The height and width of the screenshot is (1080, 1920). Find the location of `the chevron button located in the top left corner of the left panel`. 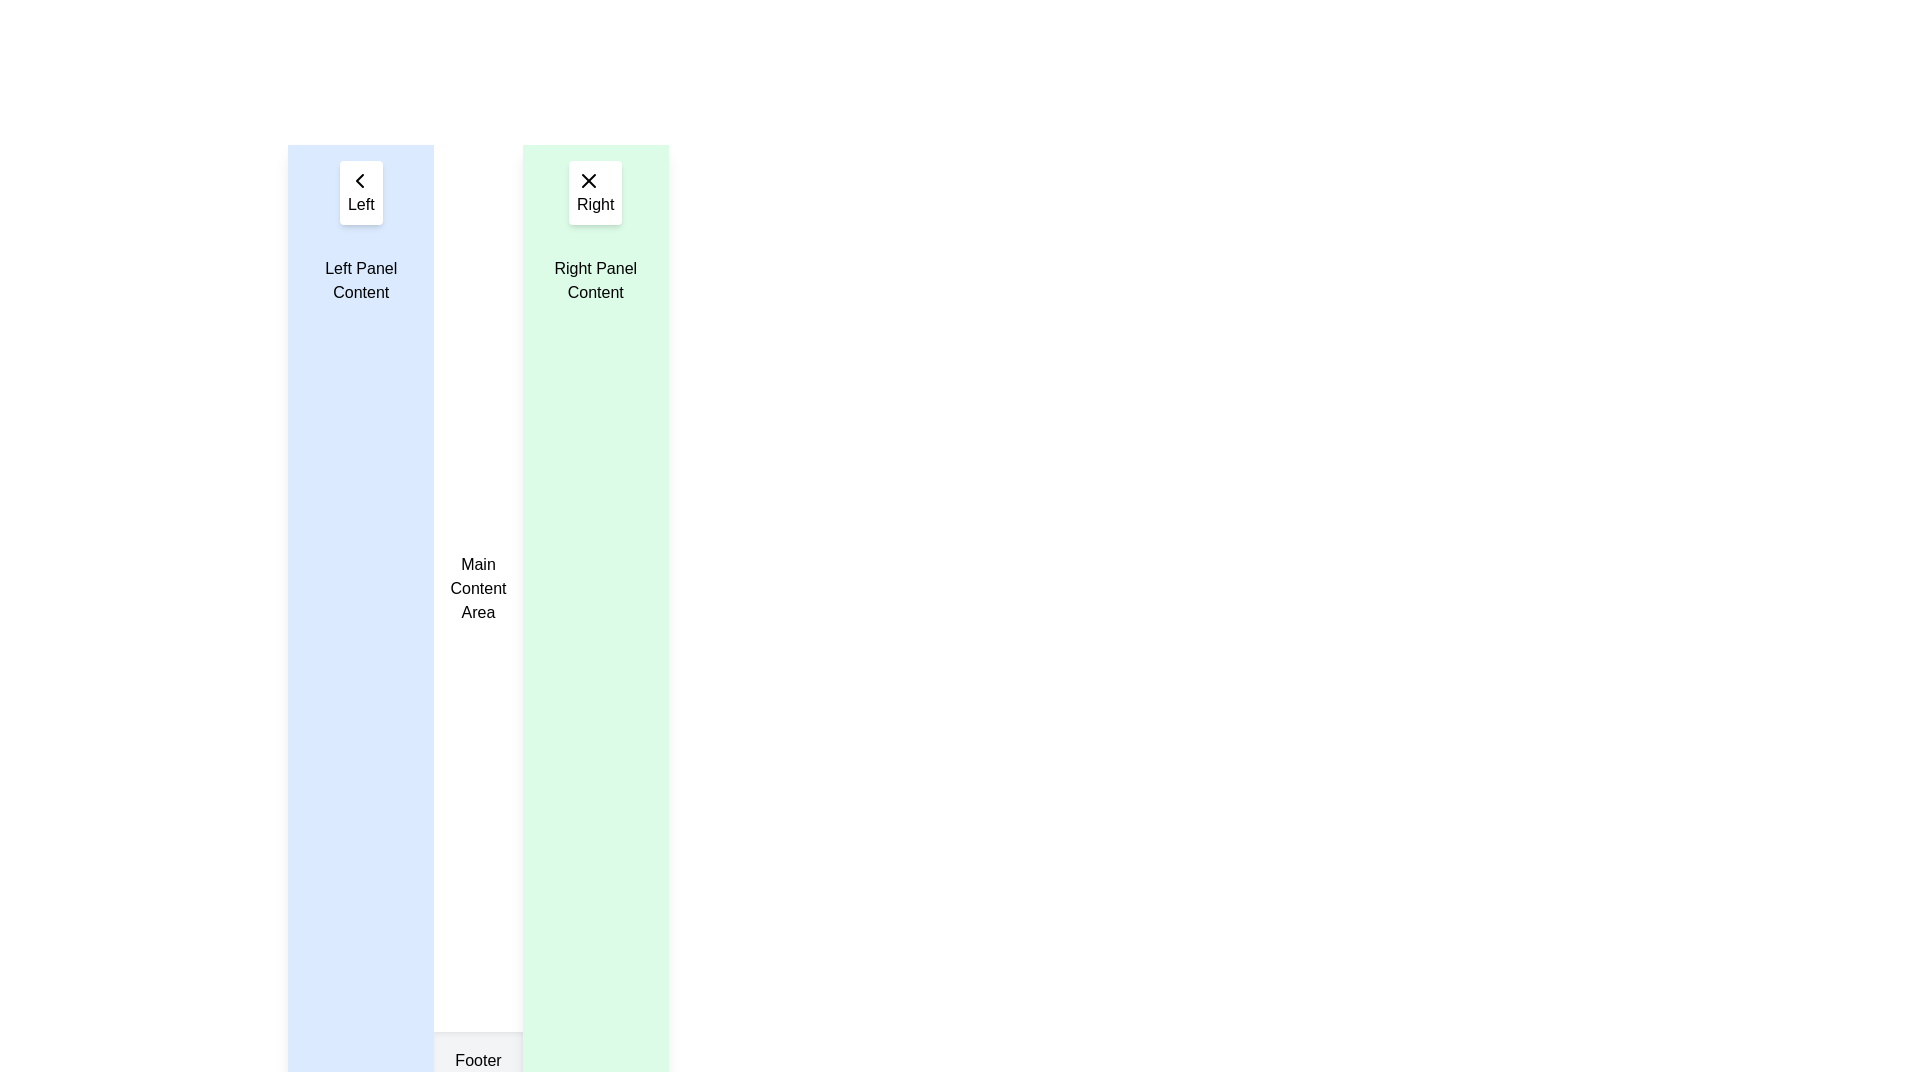

the chevron button located in the top left corner of the left panel is located at coordinates (359, 181).